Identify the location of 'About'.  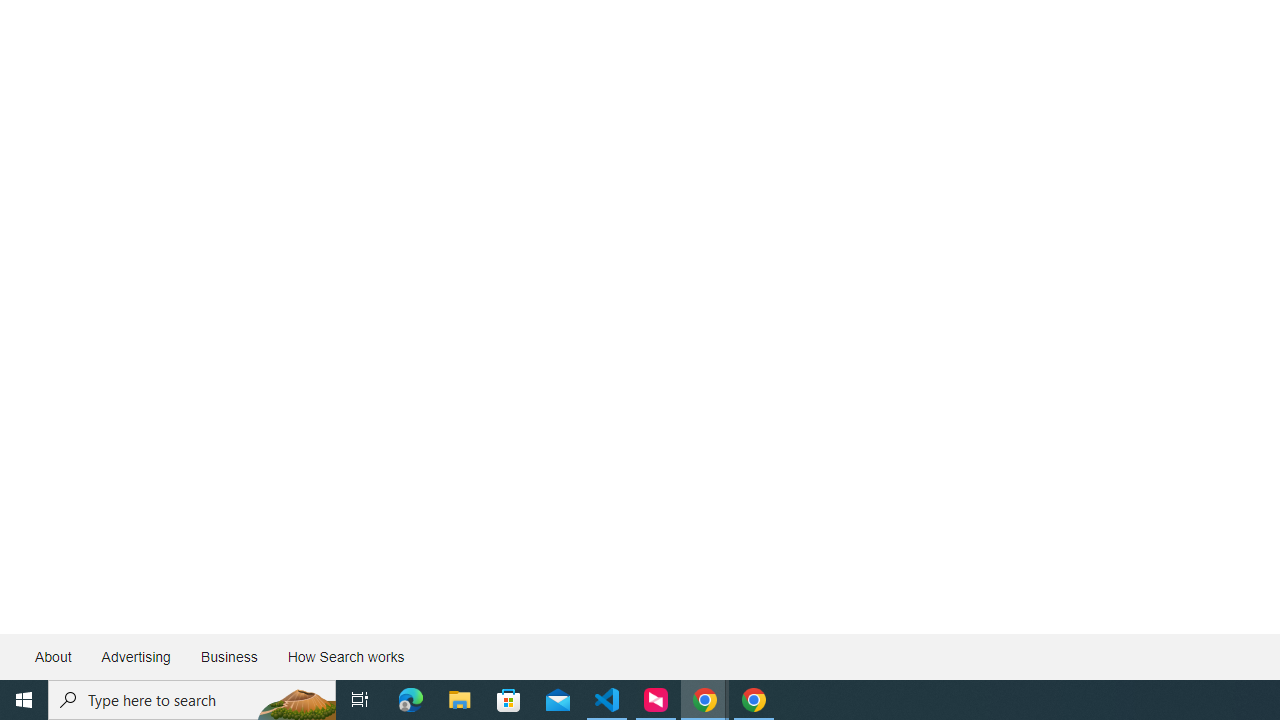
(53, 657).